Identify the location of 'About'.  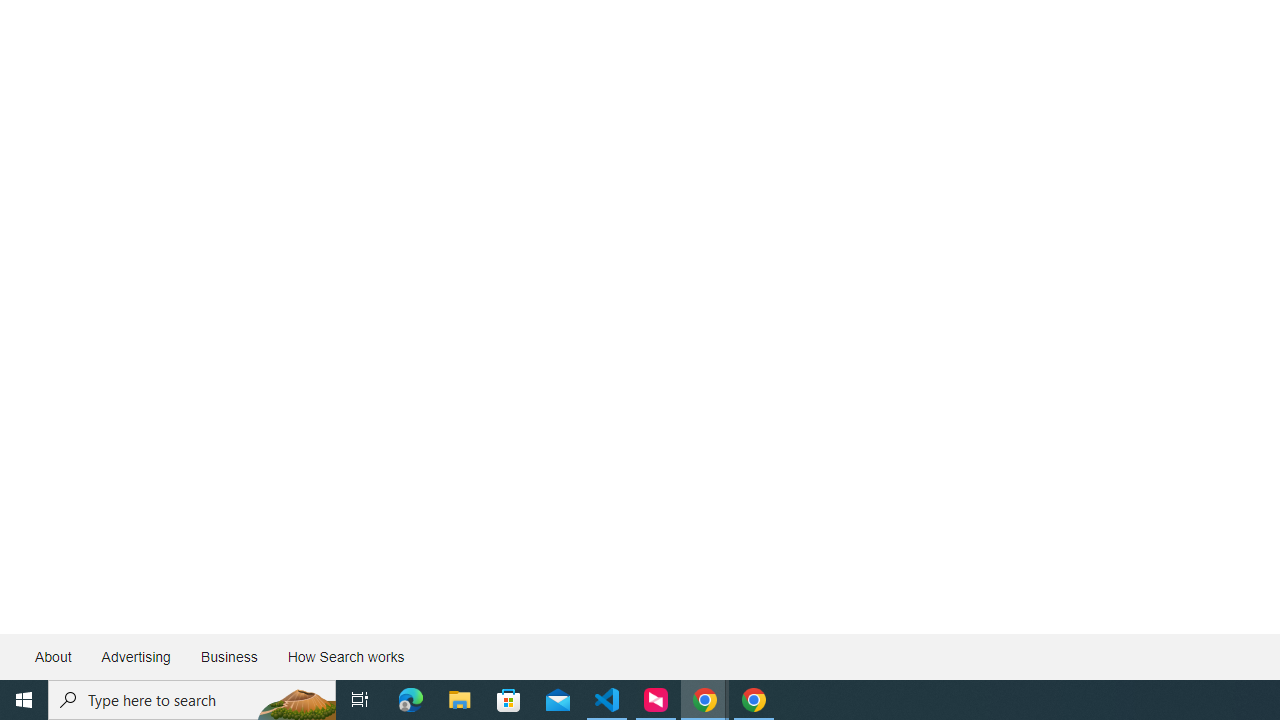
(53, 657).